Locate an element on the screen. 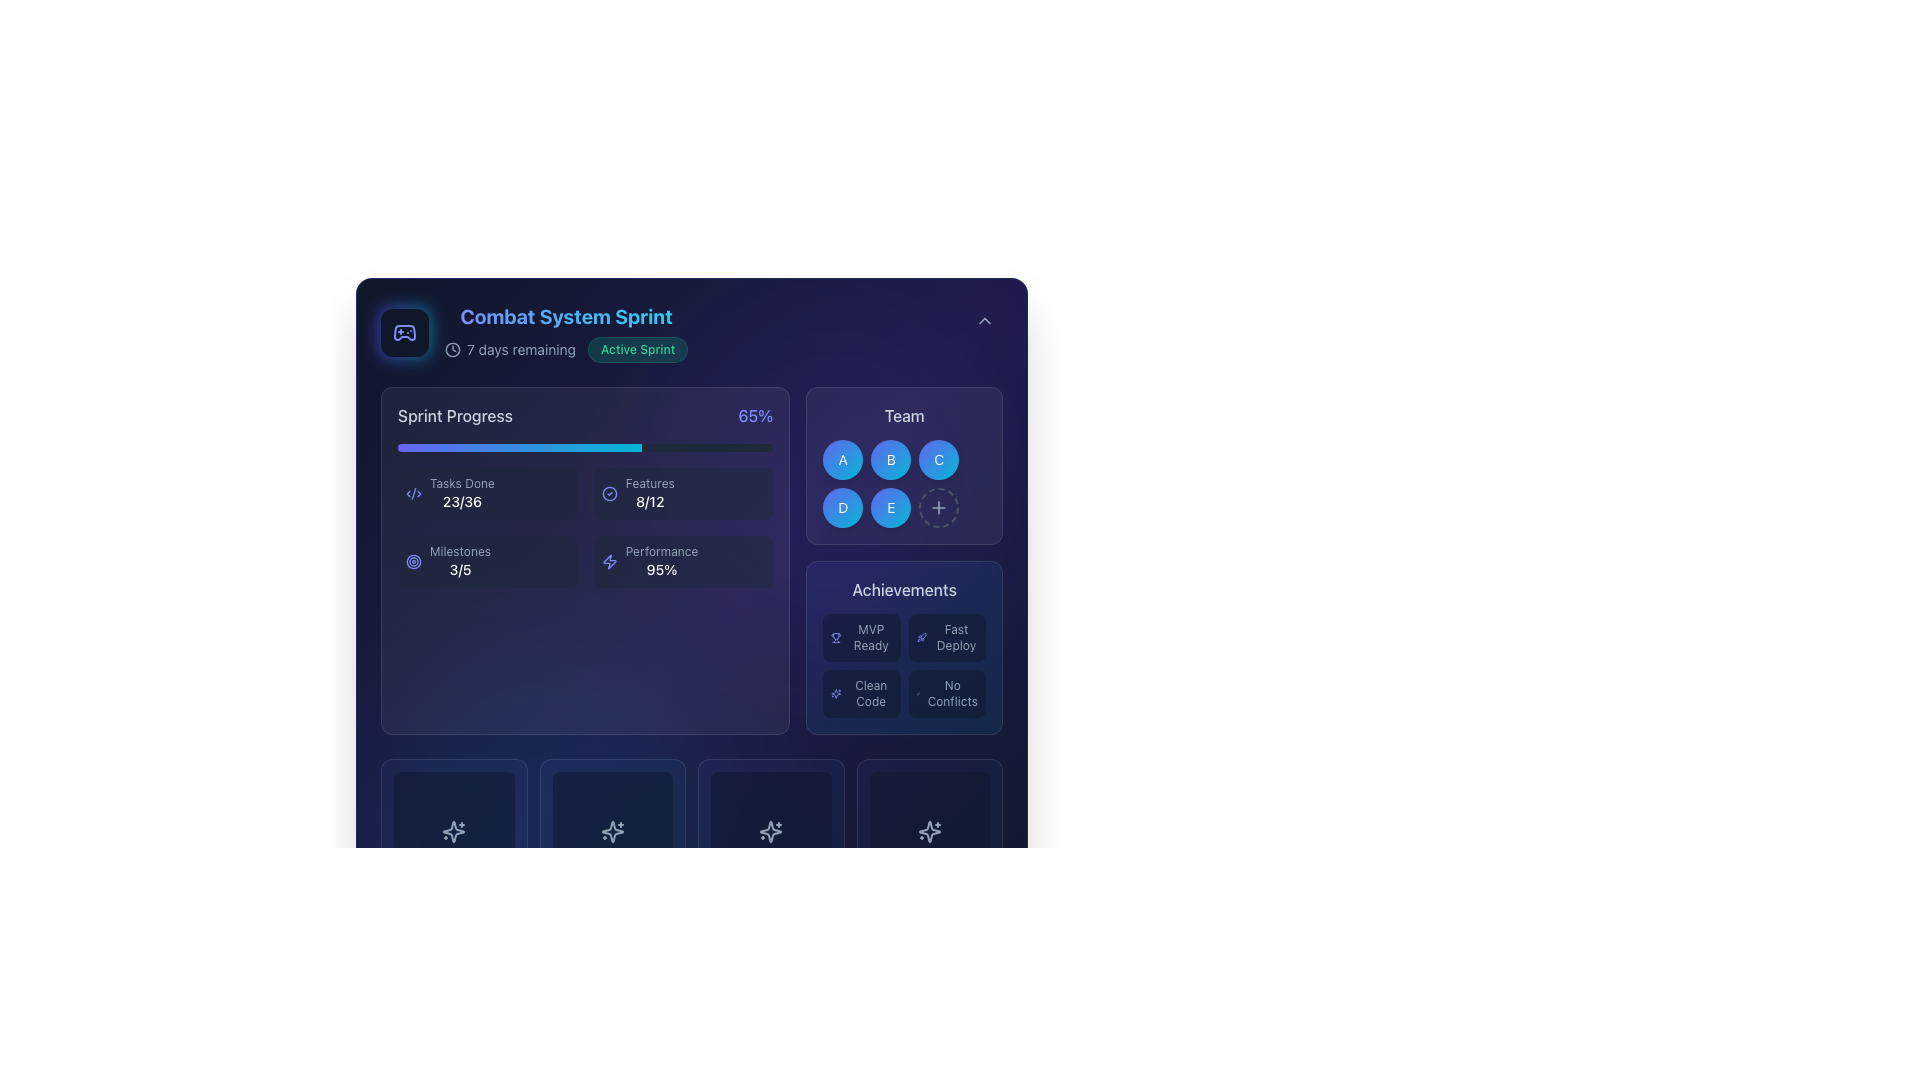  the toggle button/icon represented by a downward-pointing chevron in the upper-right corner of the interface to change its appearance is located at coordinates (984, 319).